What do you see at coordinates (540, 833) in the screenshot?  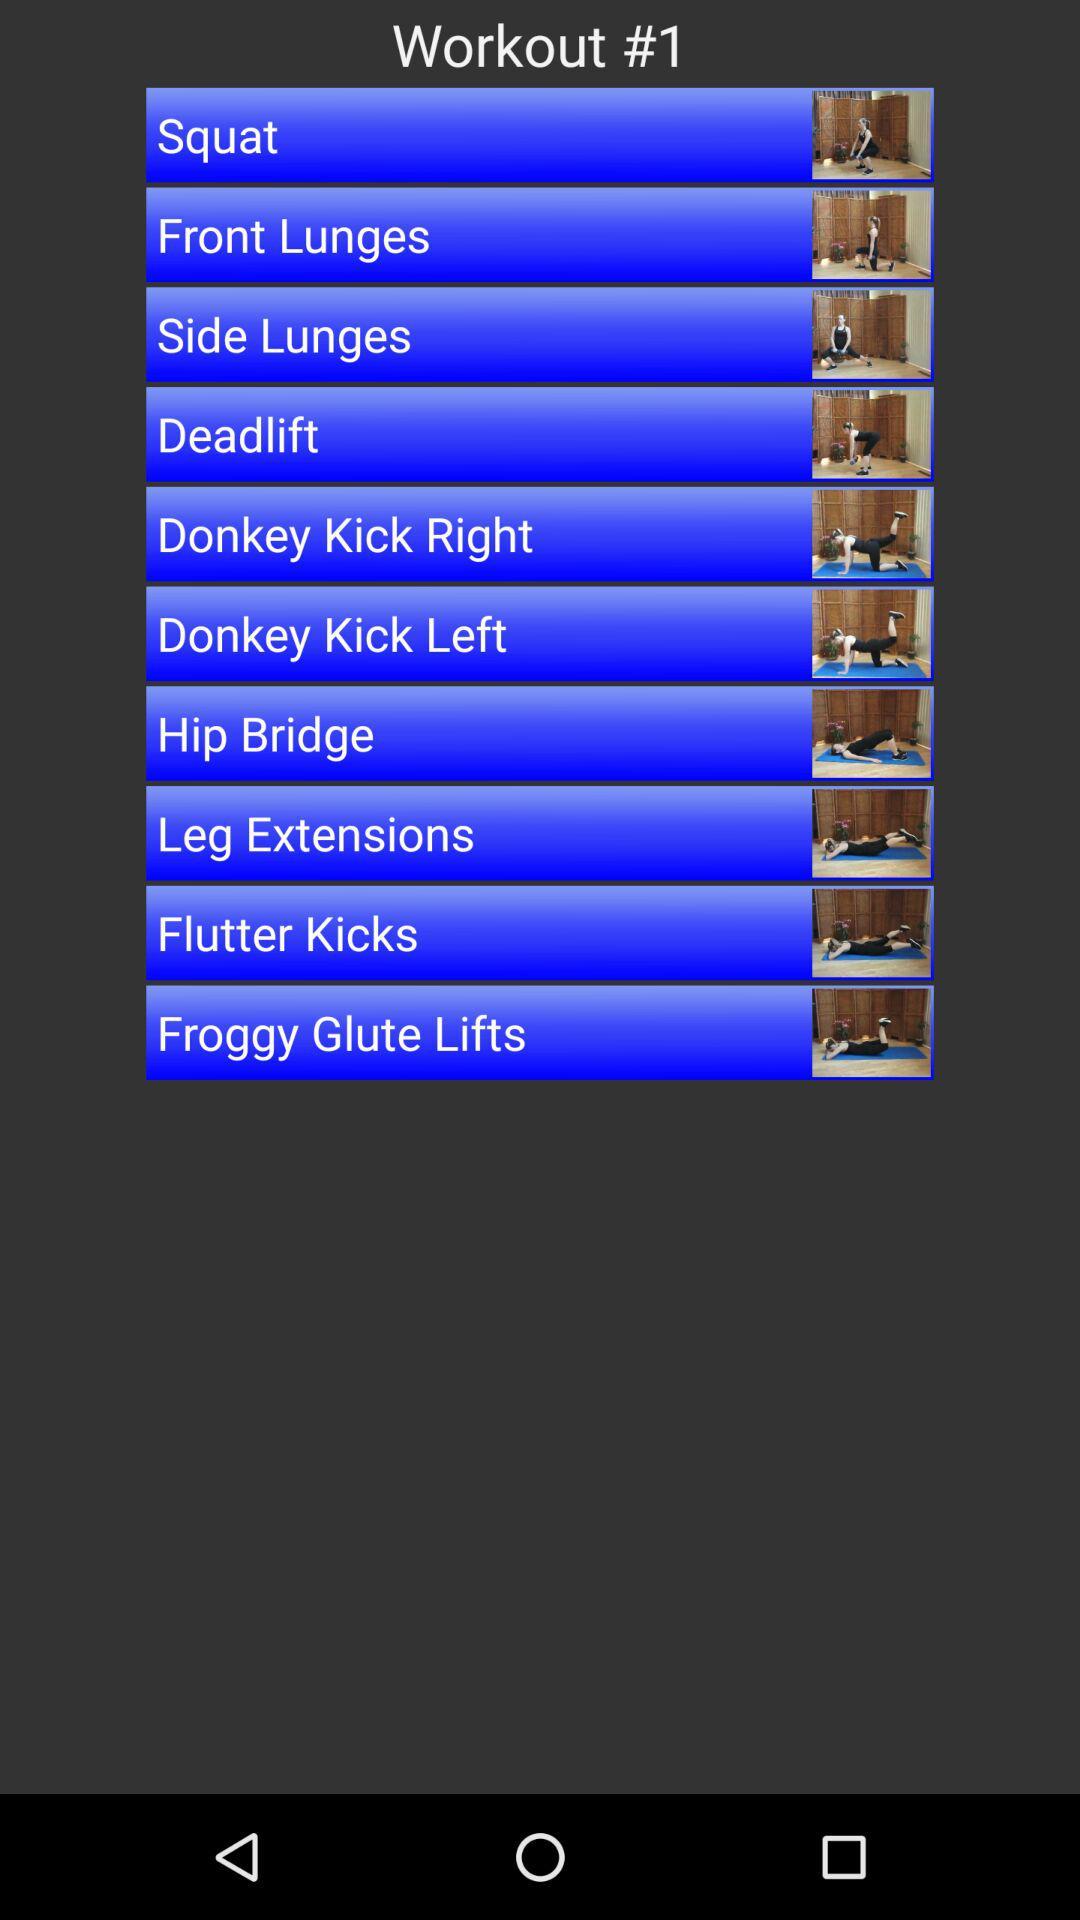 I see `the leg extensions item` at bounding box center [540, 833].